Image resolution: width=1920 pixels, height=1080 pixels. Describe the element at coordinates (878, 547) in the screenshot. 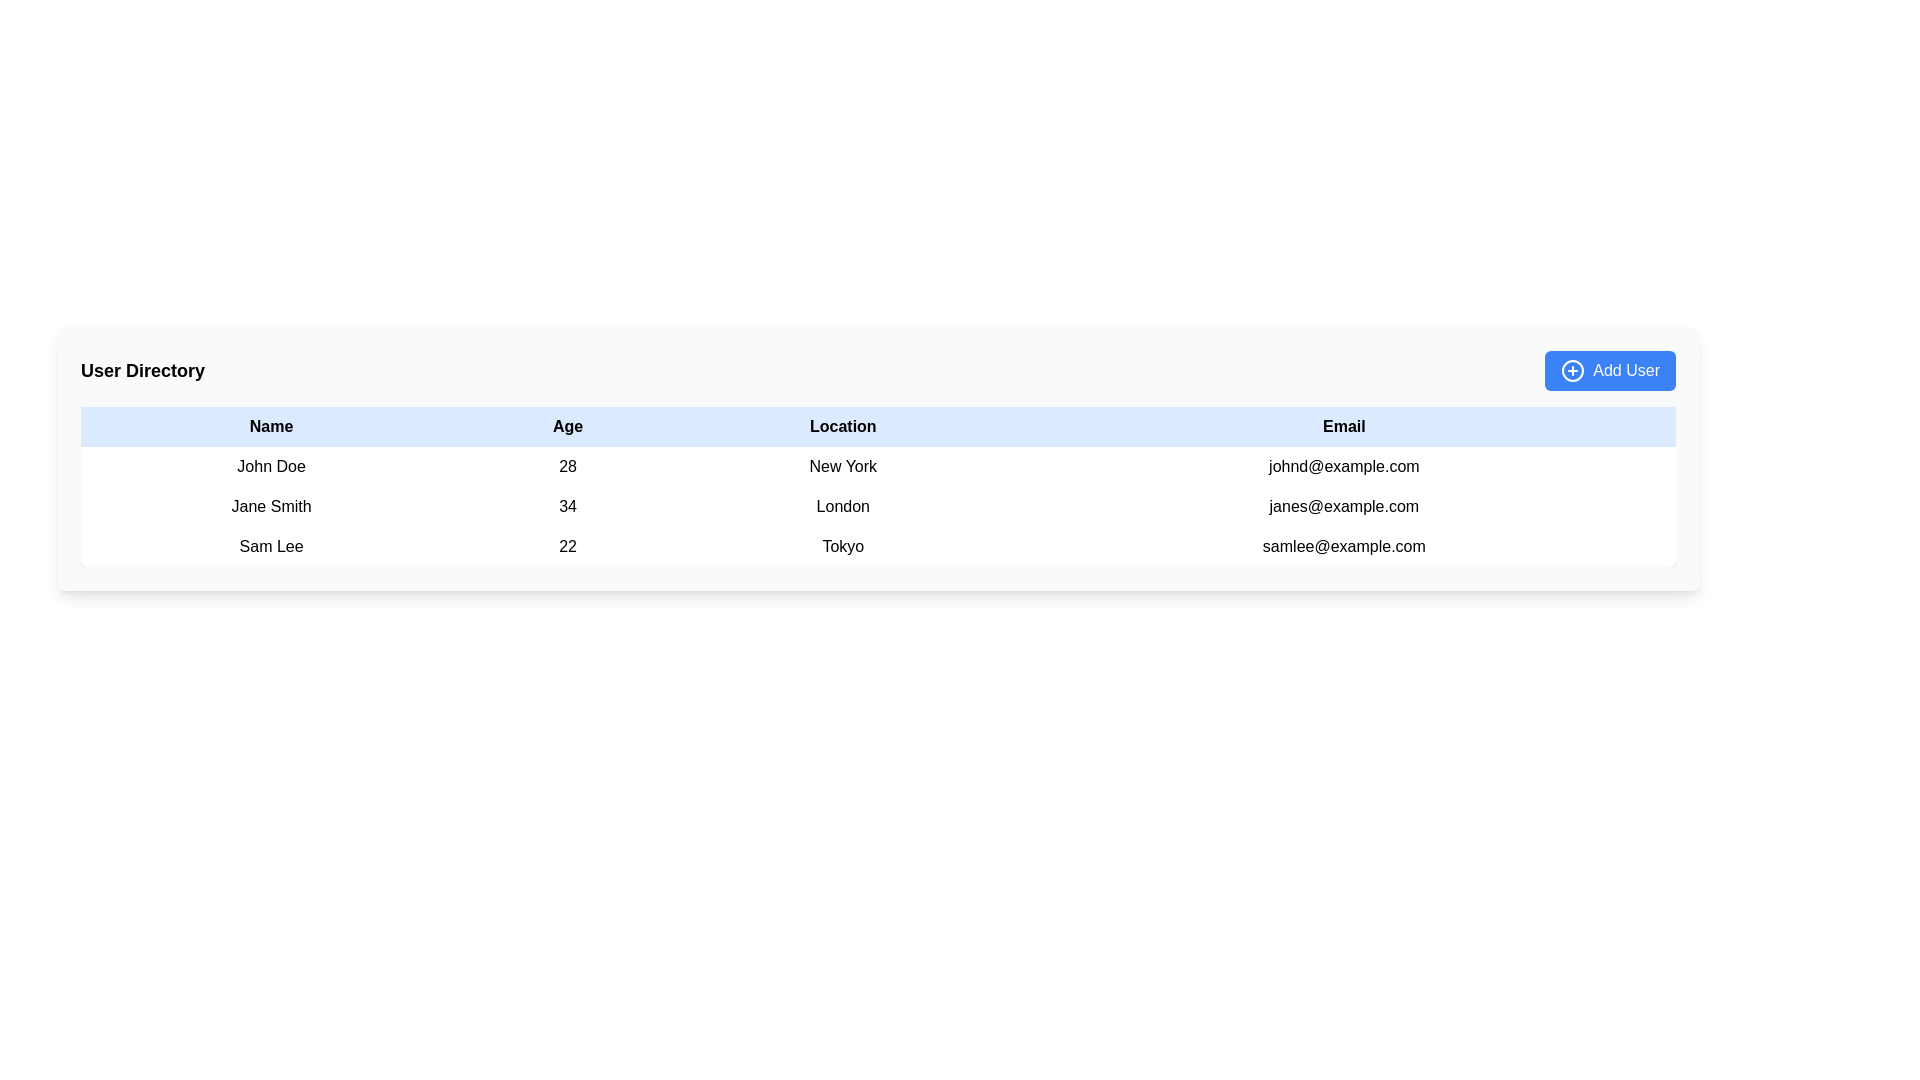

I see `to select the third row in the user directory table displaying user information for 'Sam Lee', including his name, age, location, and email` at that location.